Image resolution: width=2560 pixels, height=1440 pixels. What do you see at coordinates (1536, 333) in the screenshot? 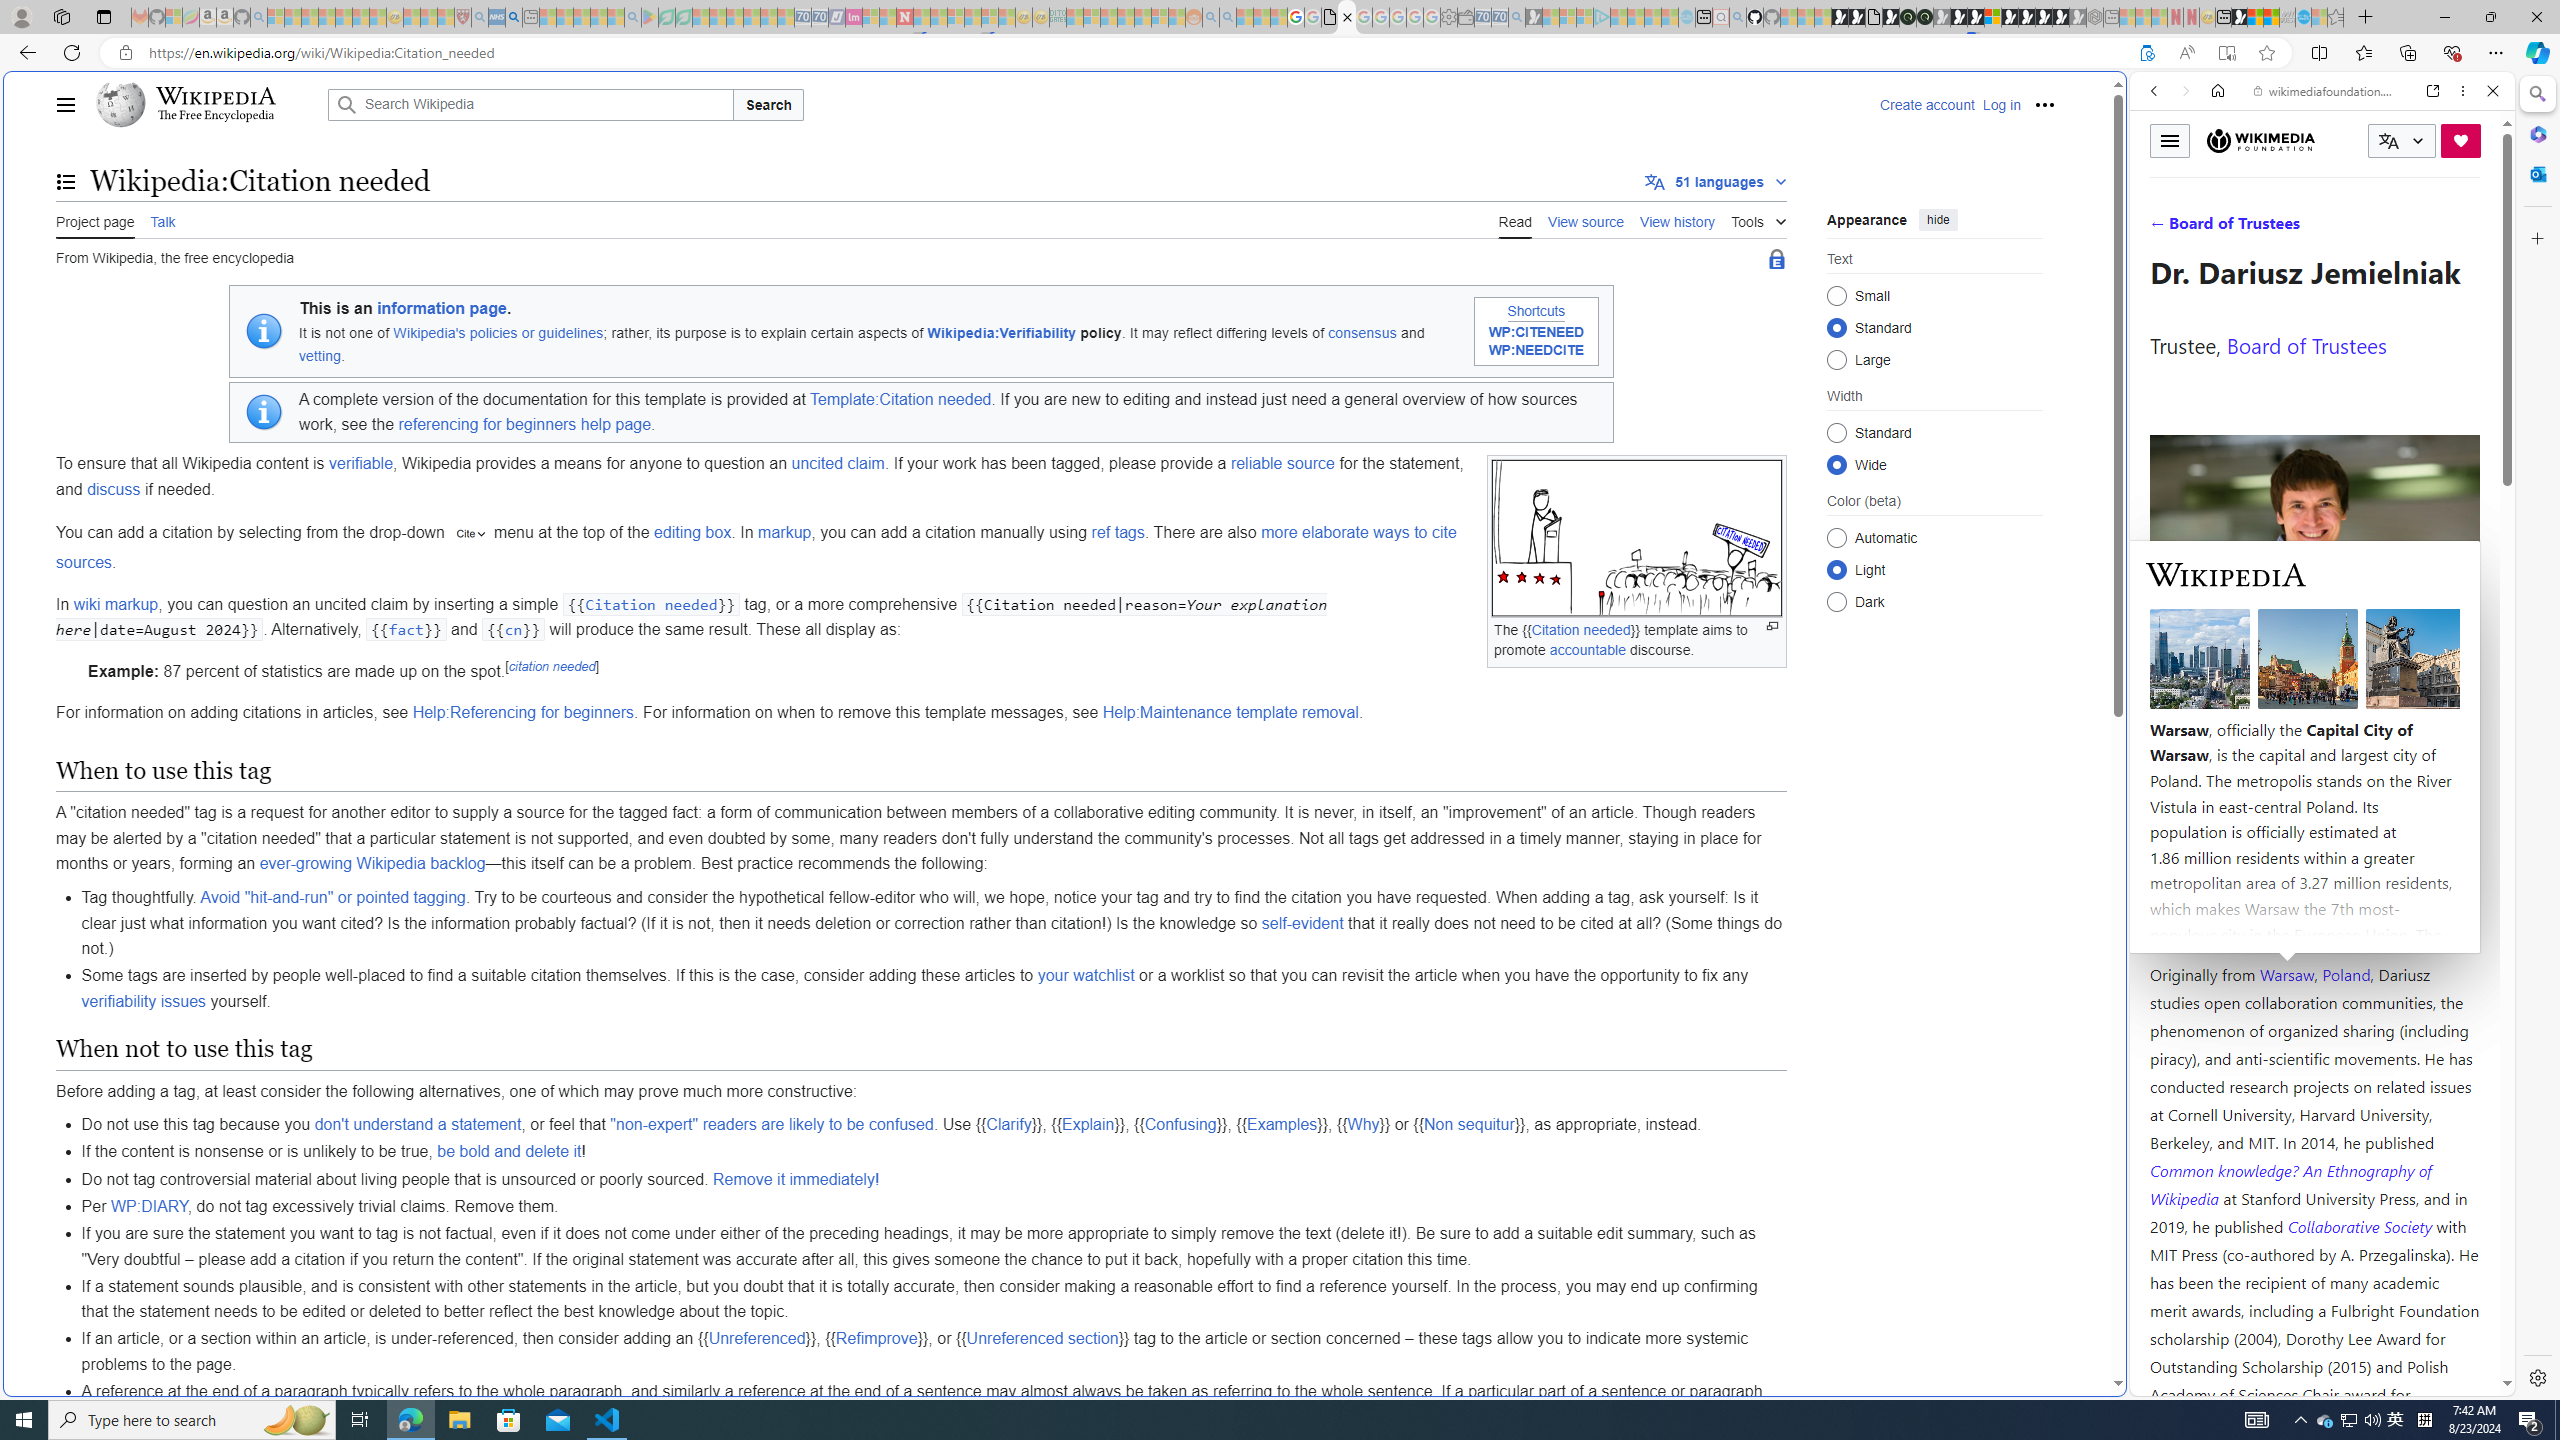
I see `'WP:CITENEED'` at bounding box center [1536, 333].